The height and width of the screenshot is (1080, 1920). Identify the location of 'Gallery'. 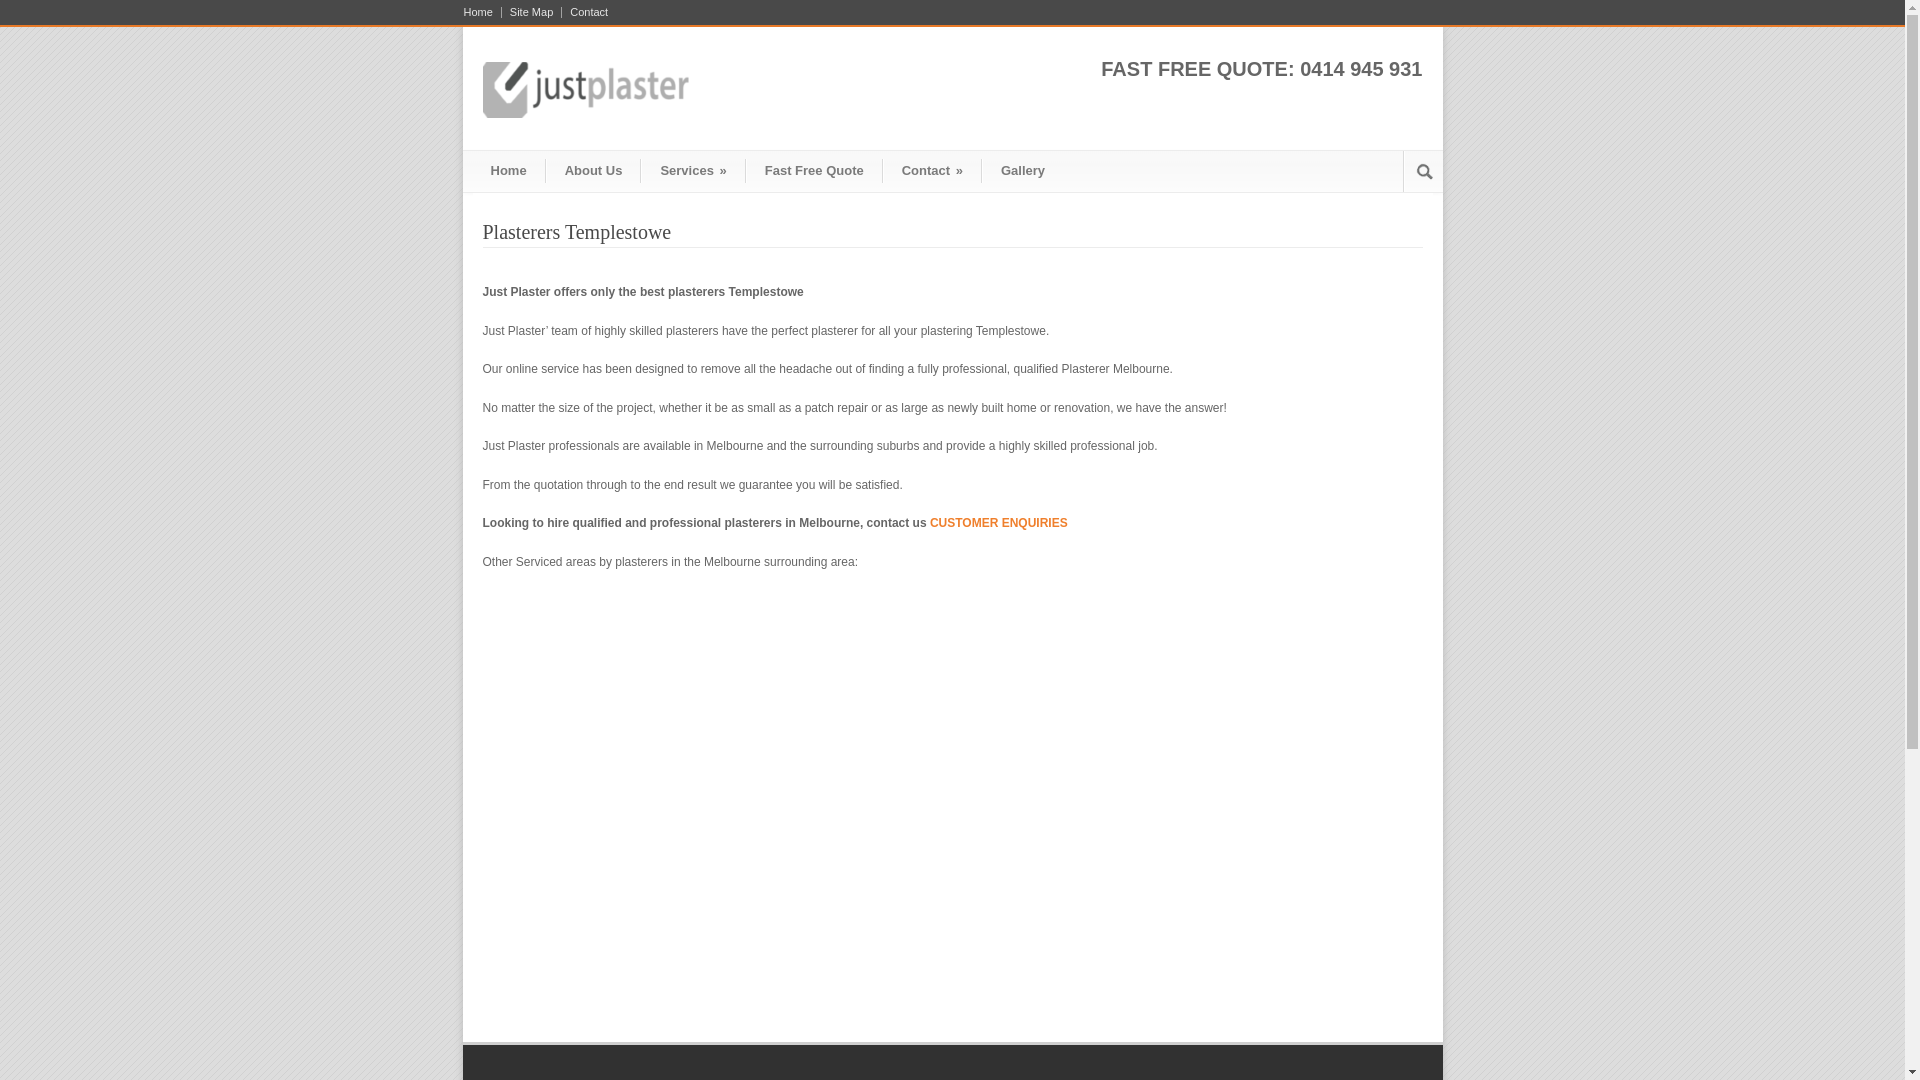
(1022, 168).